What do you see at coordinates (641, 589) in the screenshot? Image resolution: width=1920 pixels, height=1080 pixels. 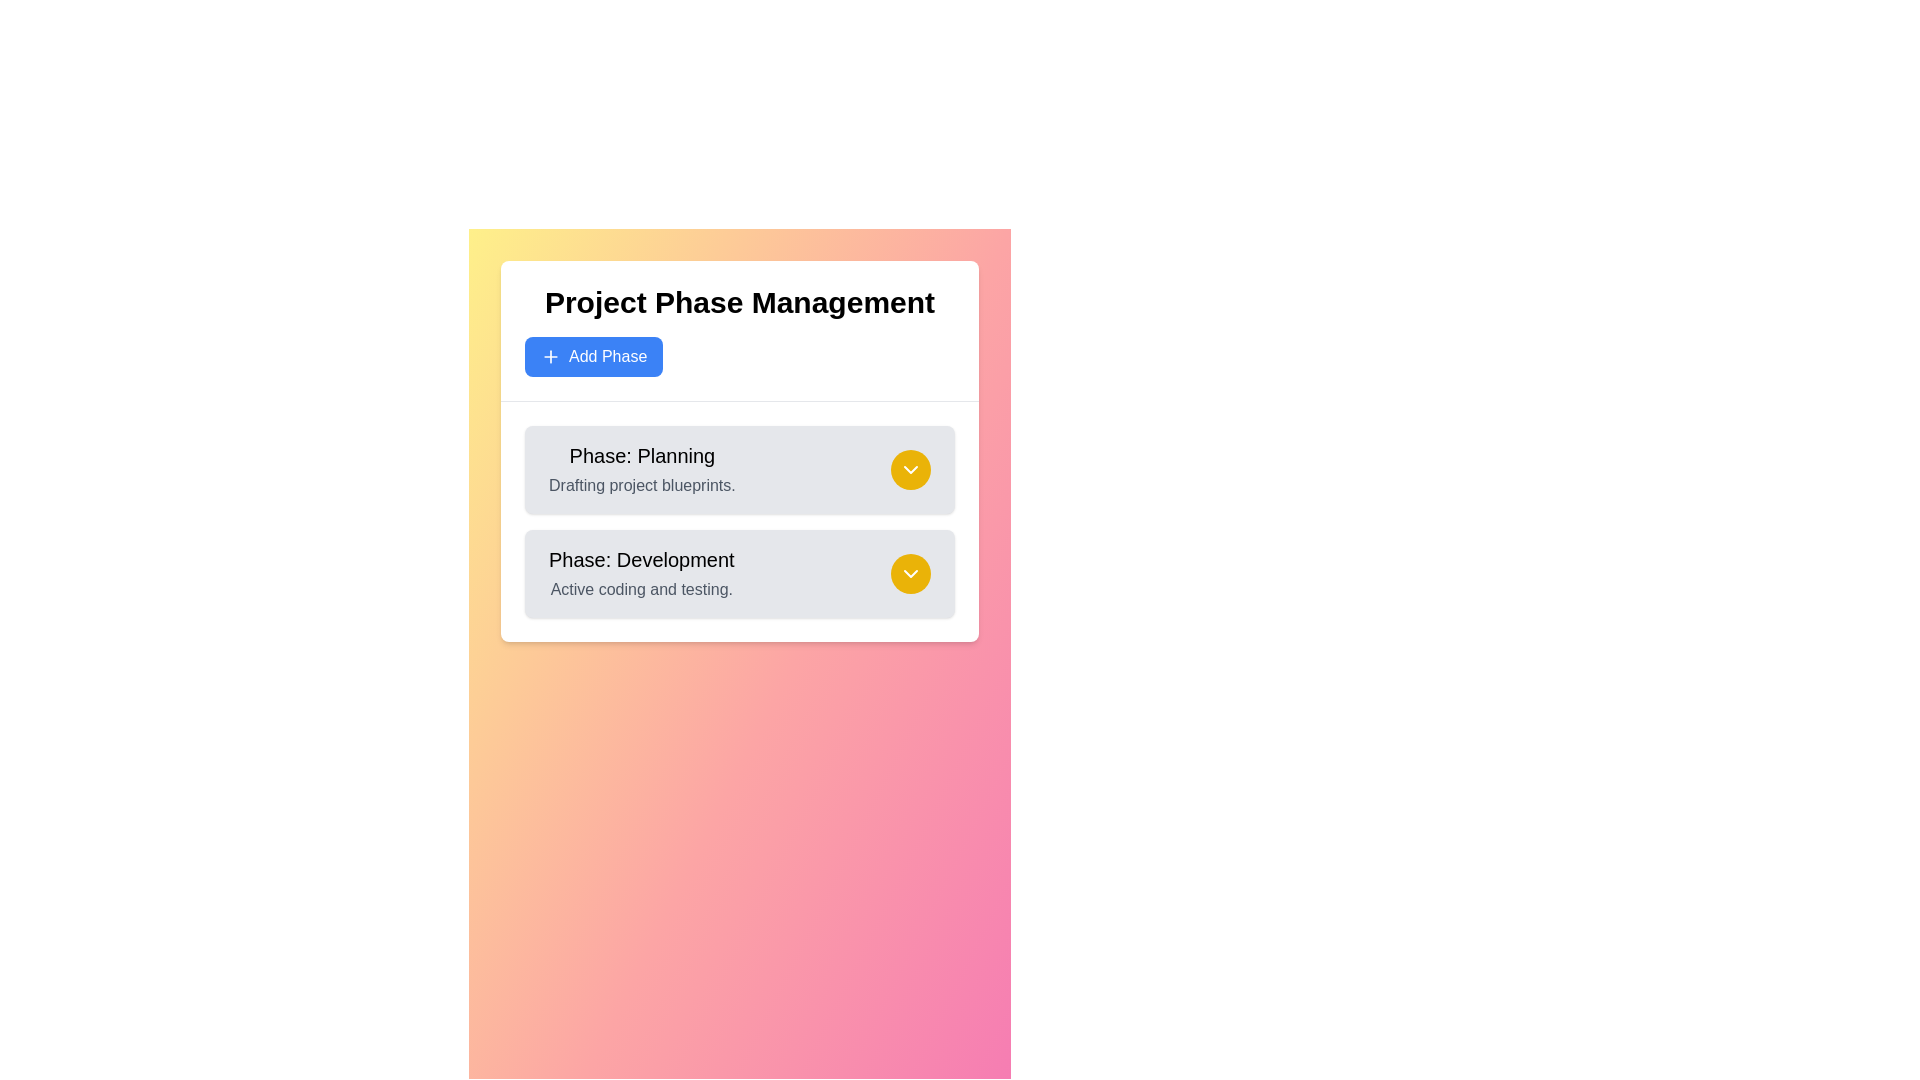 I see `the text providing additional descriptive information about the 'Development' phase, located beneath the heading 'Phase: Development' within a card-like structure` at bounding box center [641, 589].